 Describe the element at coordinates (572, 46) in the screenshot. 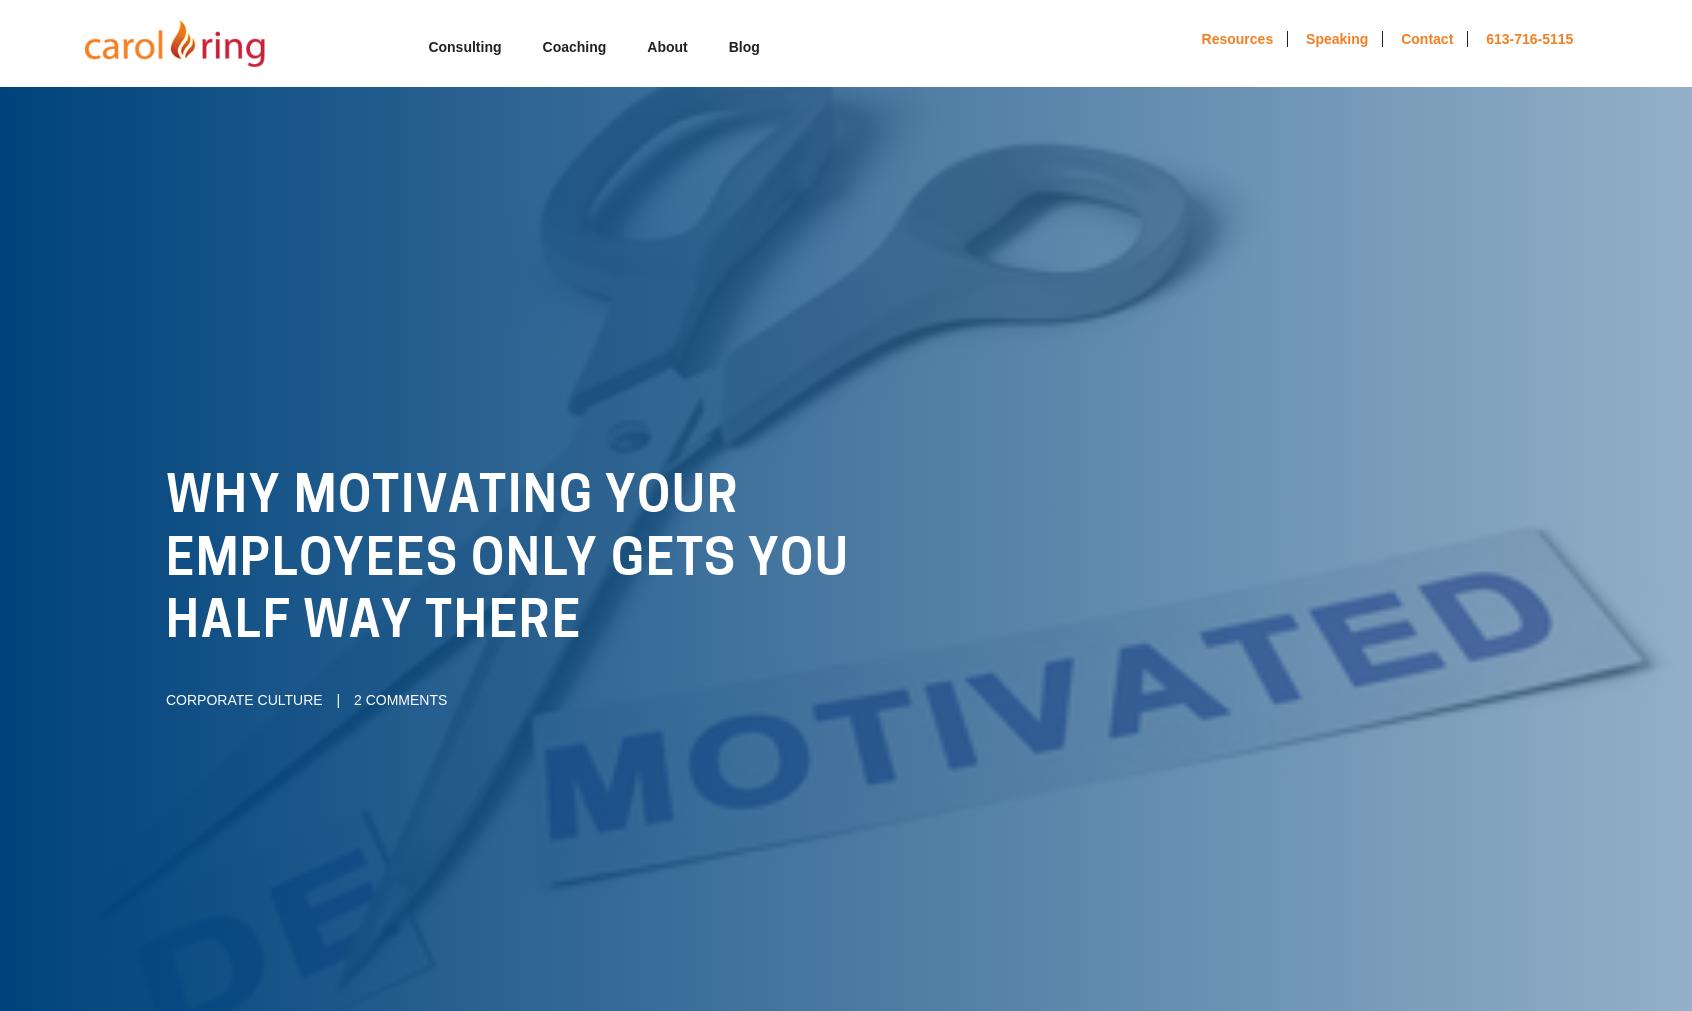

I see `'Coaching'` at that location.